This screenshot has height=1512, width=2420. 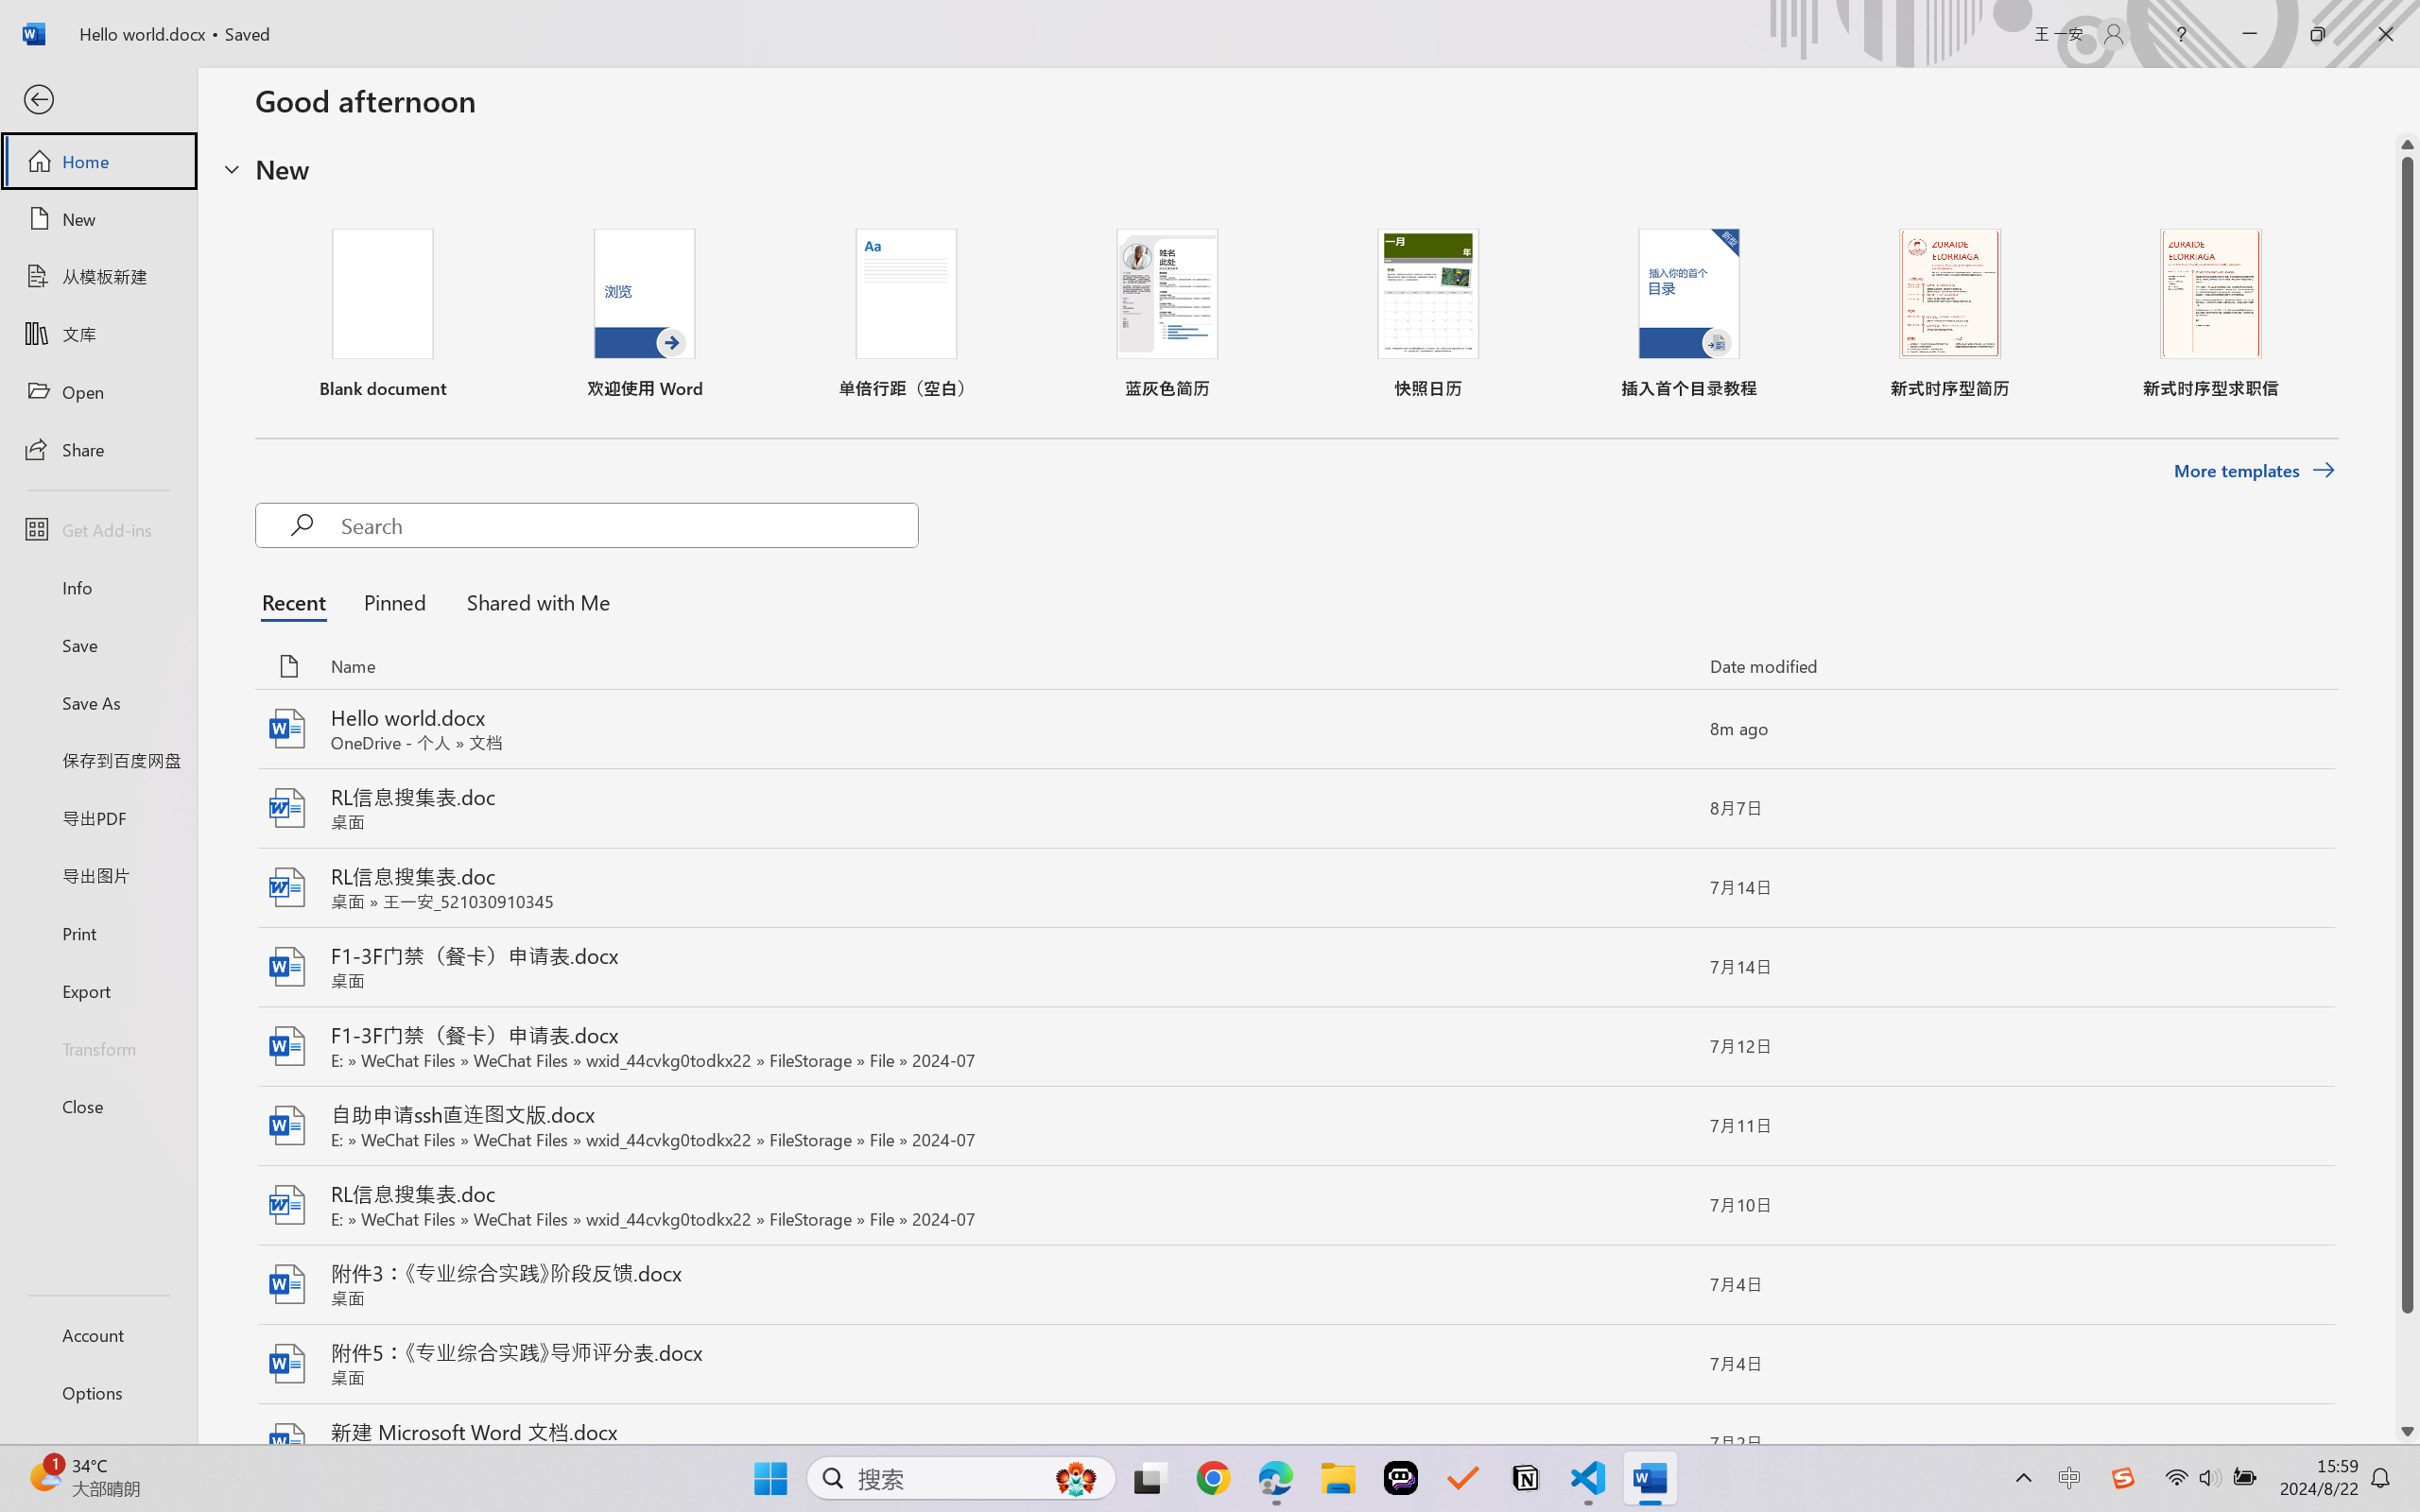 What do you see at coordinates (97, 989) in the screenshot?
I see `'Export'` at bounding box center [97, 989].